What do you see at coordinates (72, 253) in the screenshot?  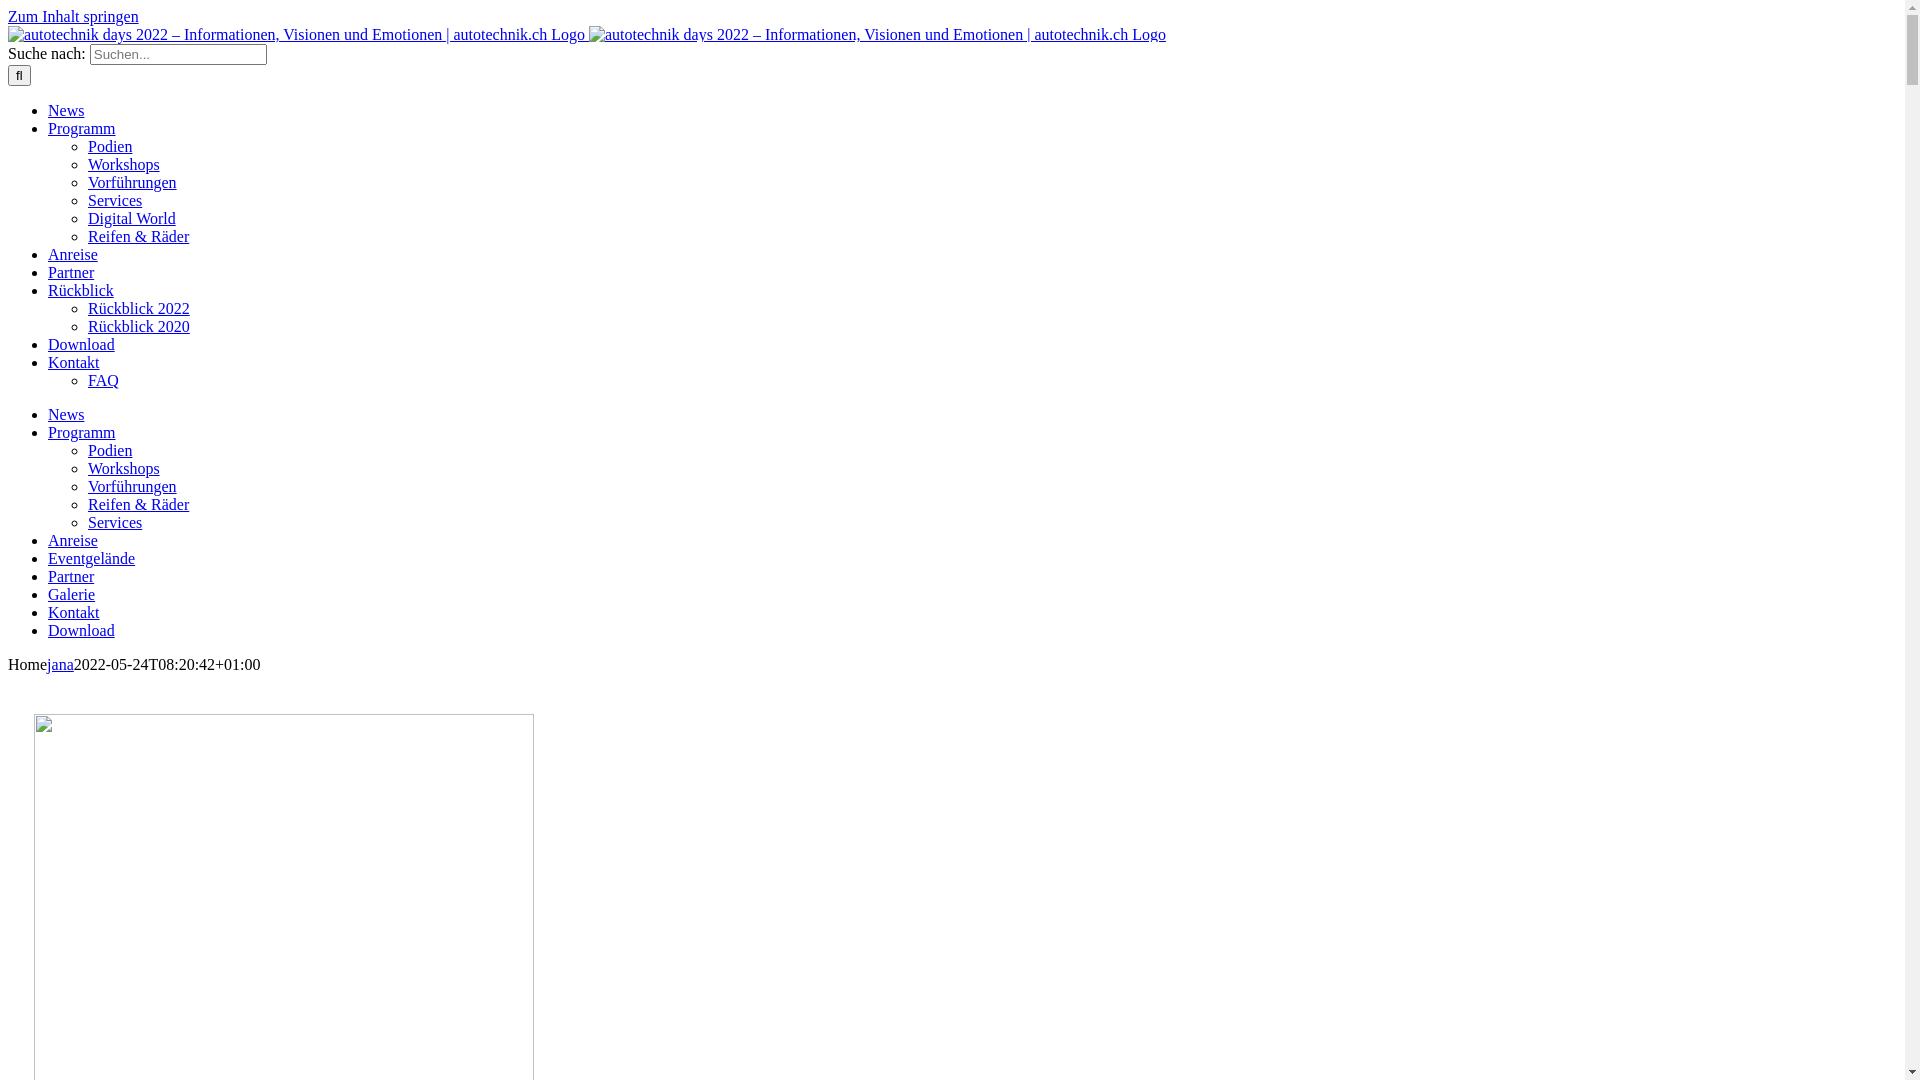 I see `'Anreise'` at bounding box center [72, 253].